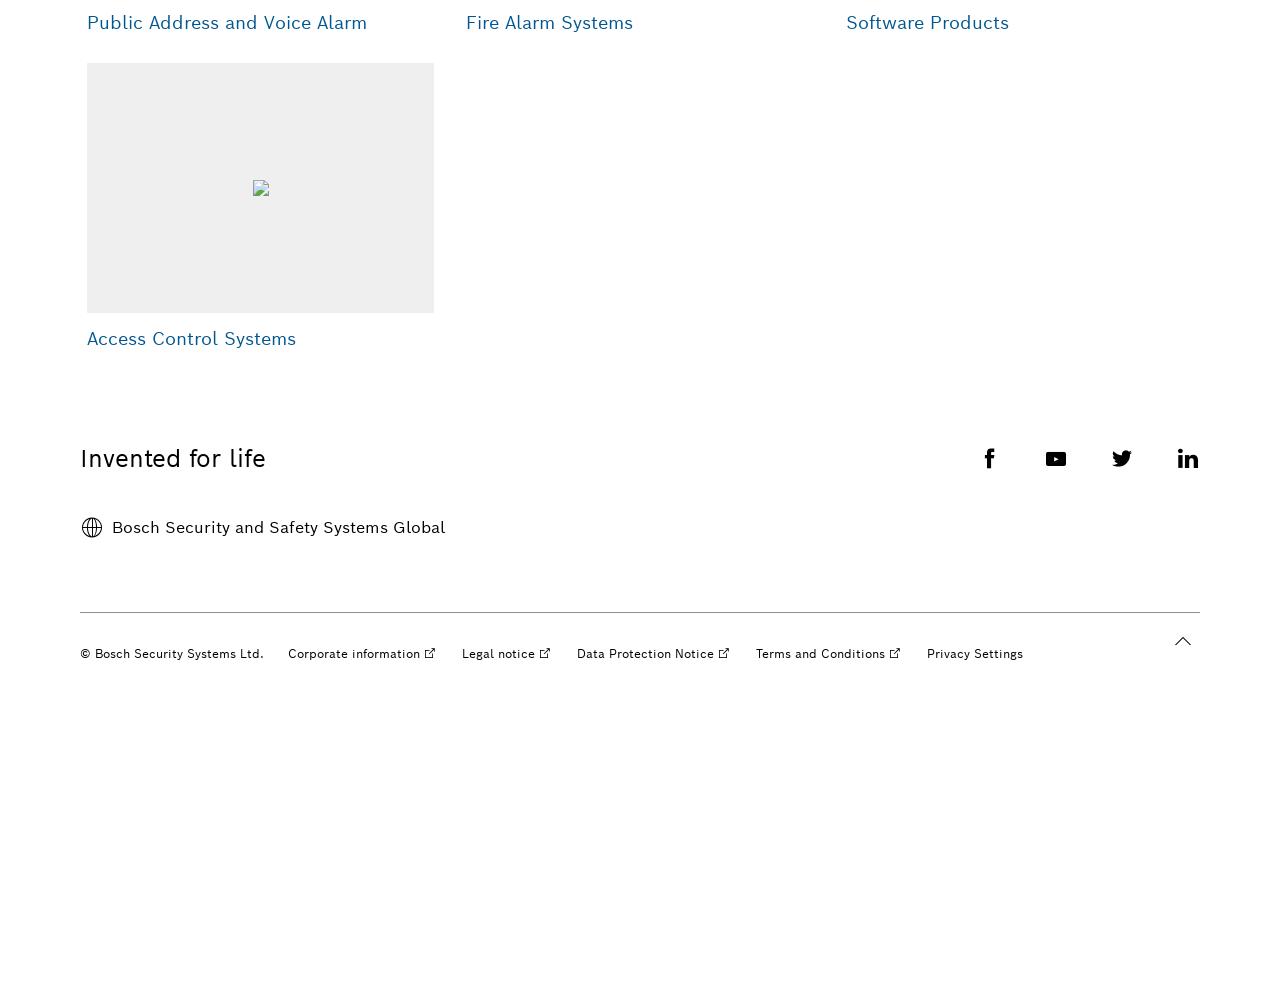  Describe the element at coordinates (173, 457) in the screenshot. I see `'Invented for life'` at that location.